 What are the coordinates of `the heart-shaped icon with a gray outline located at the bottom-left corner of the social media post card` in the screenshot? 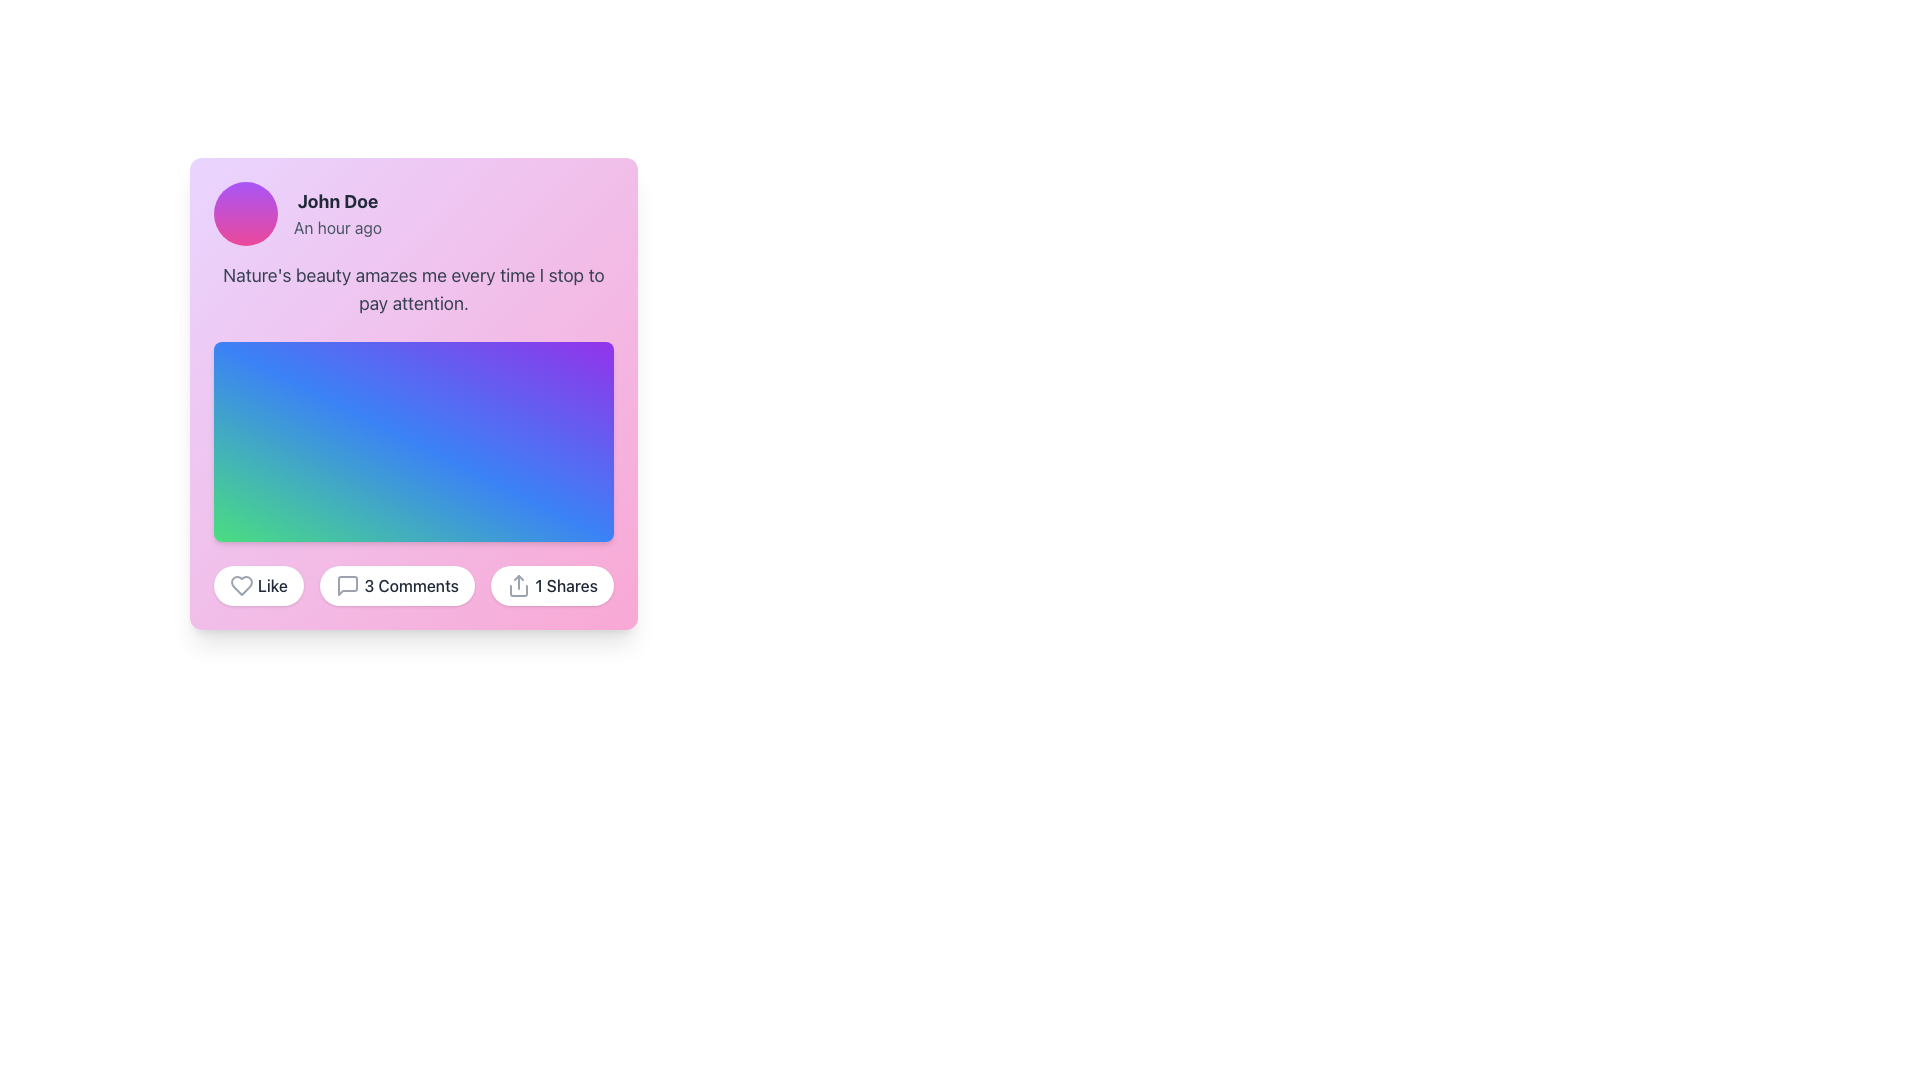 It's located at (240, 585).